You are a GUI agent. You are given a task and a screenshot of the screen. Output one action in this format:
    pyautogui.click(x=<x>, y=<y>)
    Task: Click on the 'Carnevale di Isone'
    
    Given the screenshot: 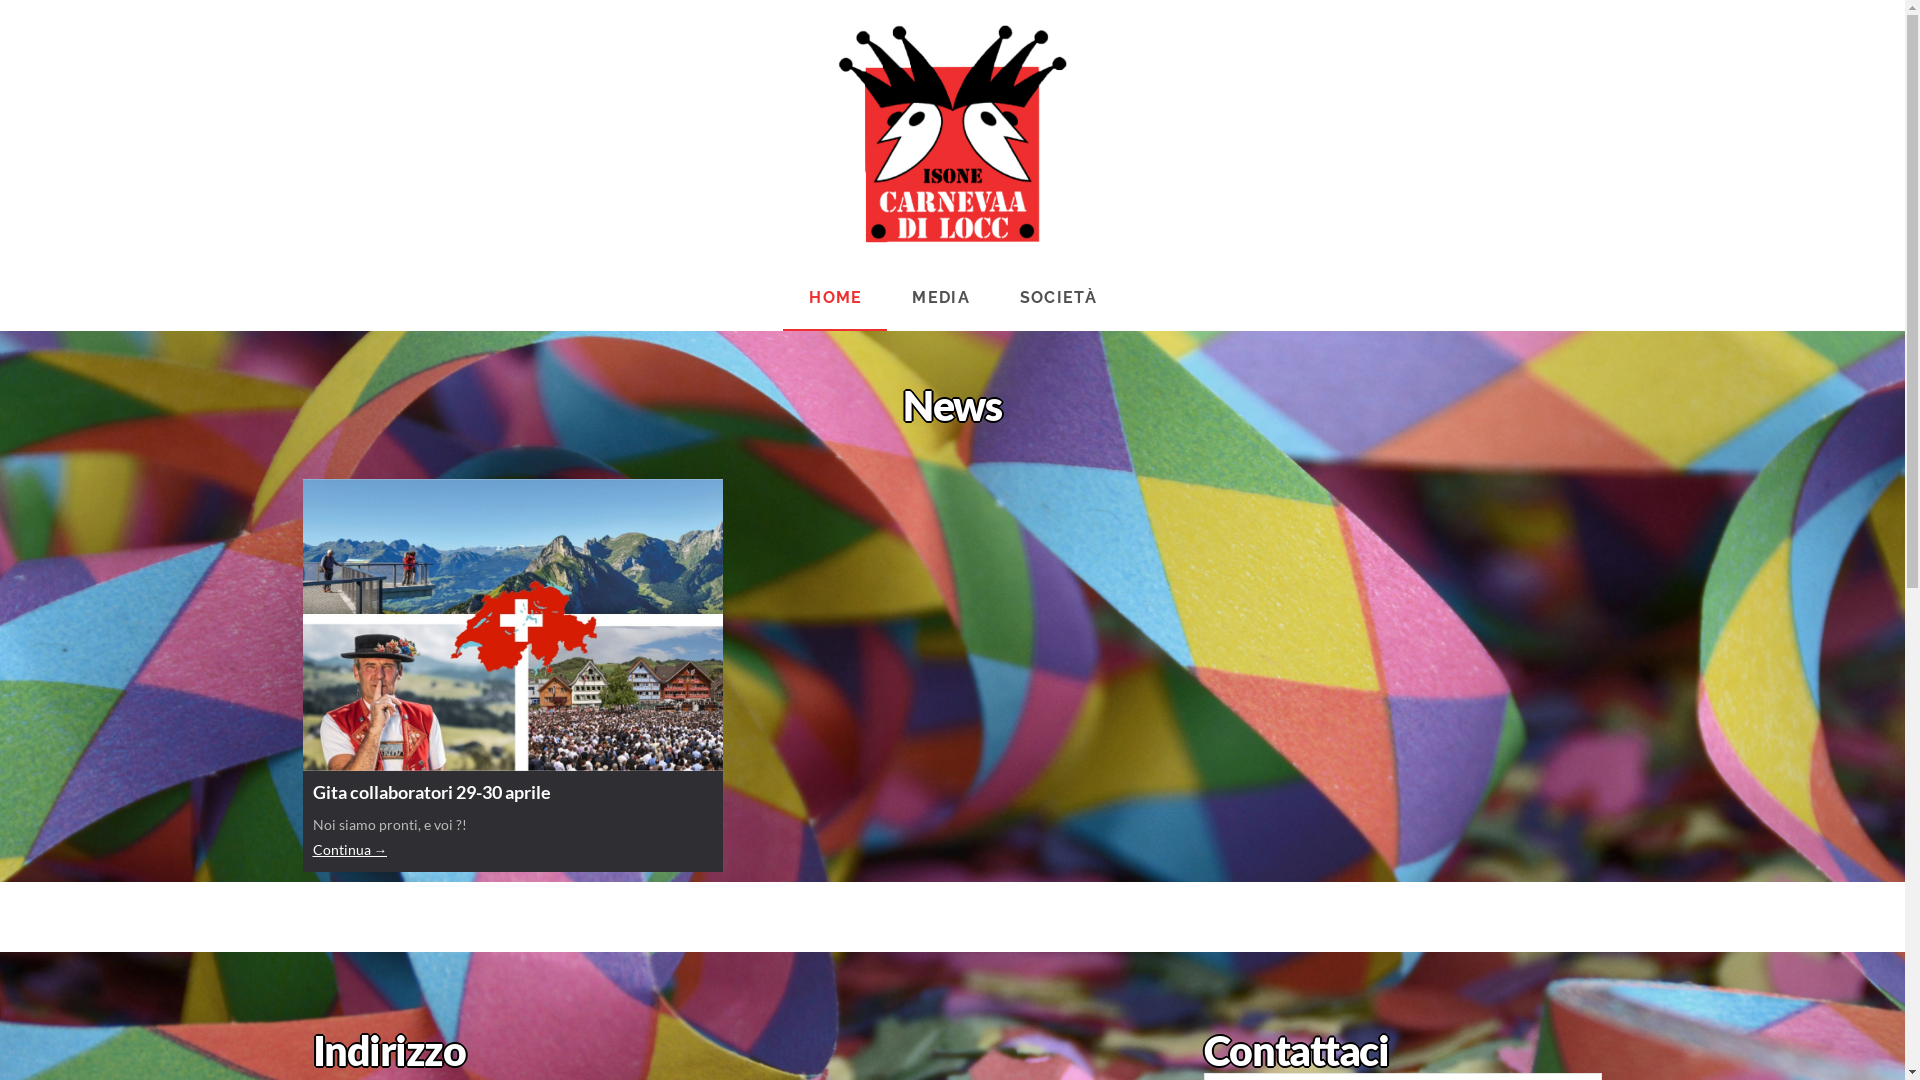 What is the action you would take?
    pyautogui.click(x=838, y=134)
    